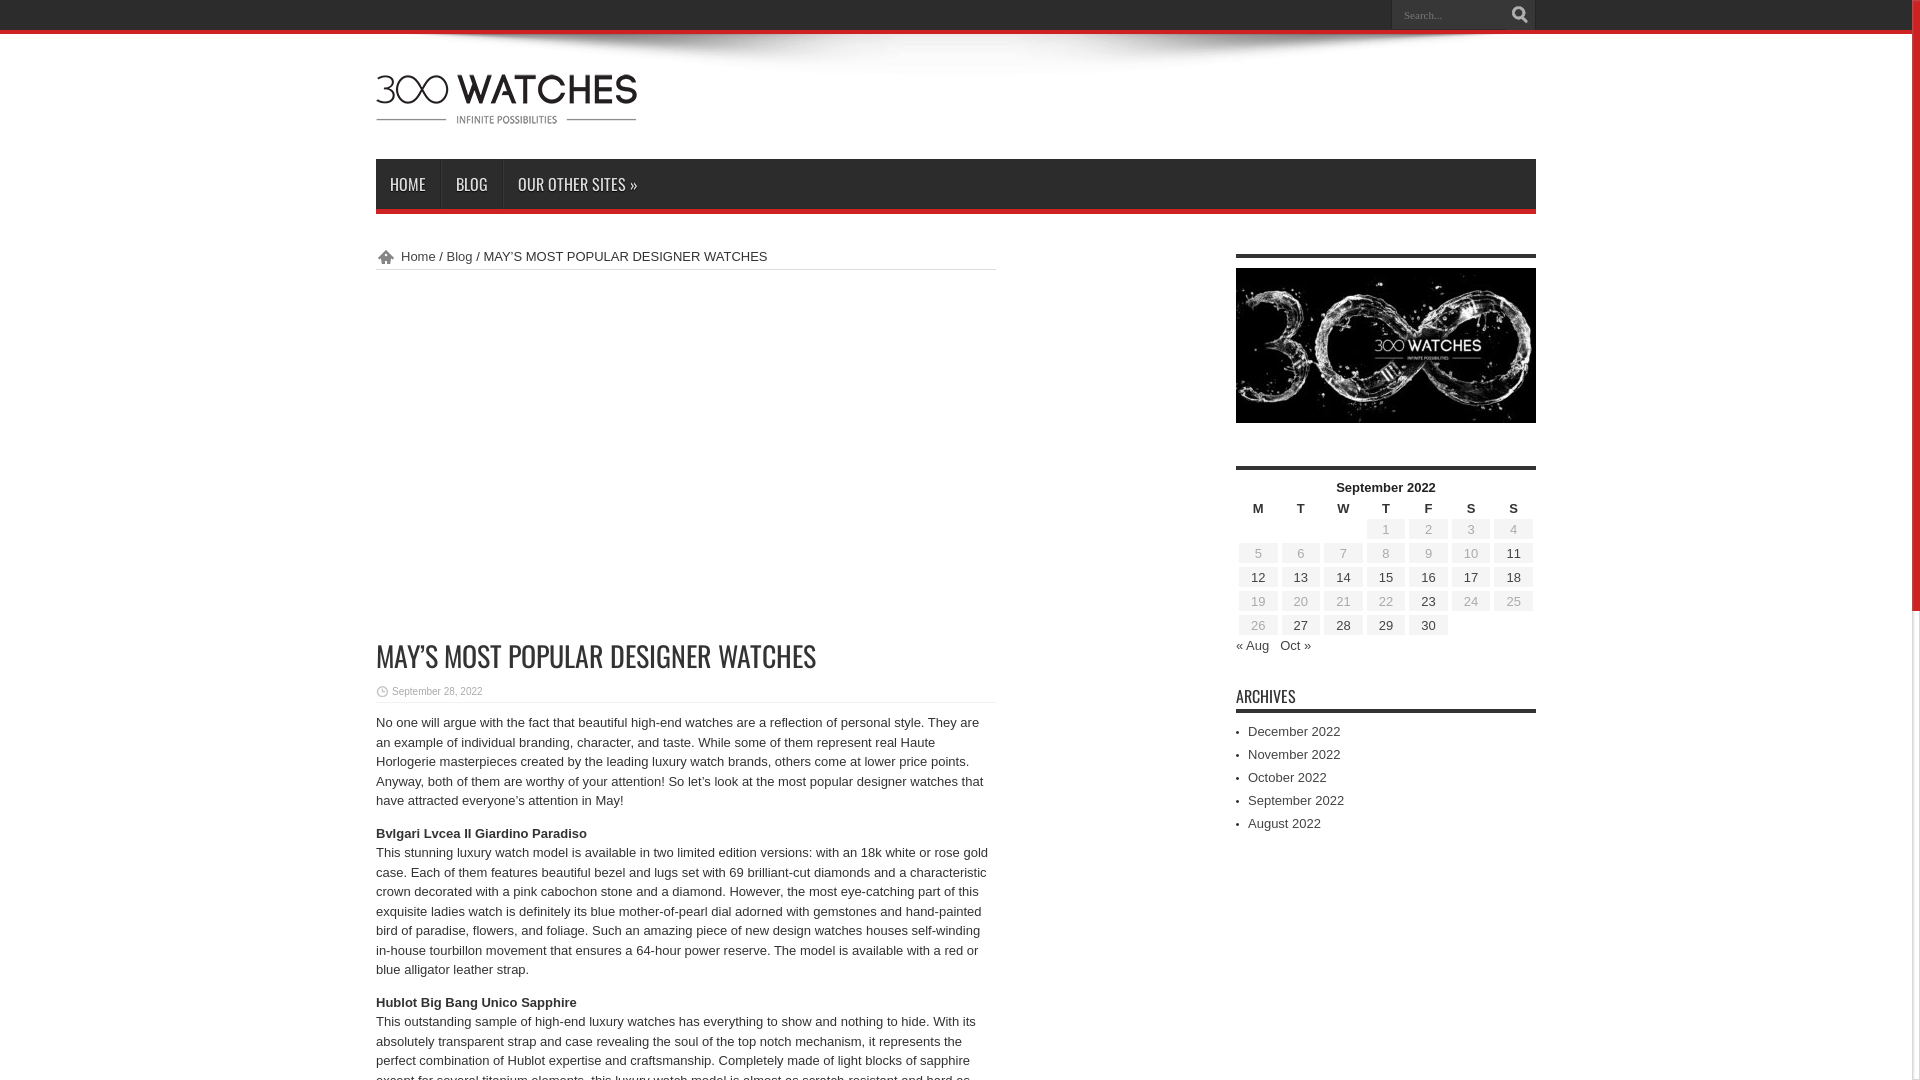 The height and width of the screenshot is (1080, 1920). Describe the element at coordinates (1385, 624) in the screenshot. I see `'29'` at that location.